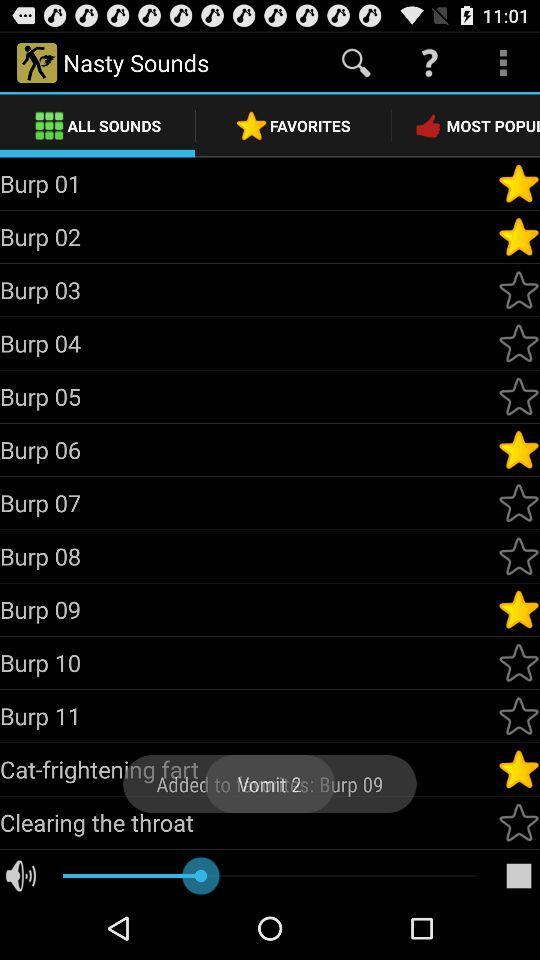 This screenshot has height=960, width=540. I want to click on the volume icon, so click(20, 937).